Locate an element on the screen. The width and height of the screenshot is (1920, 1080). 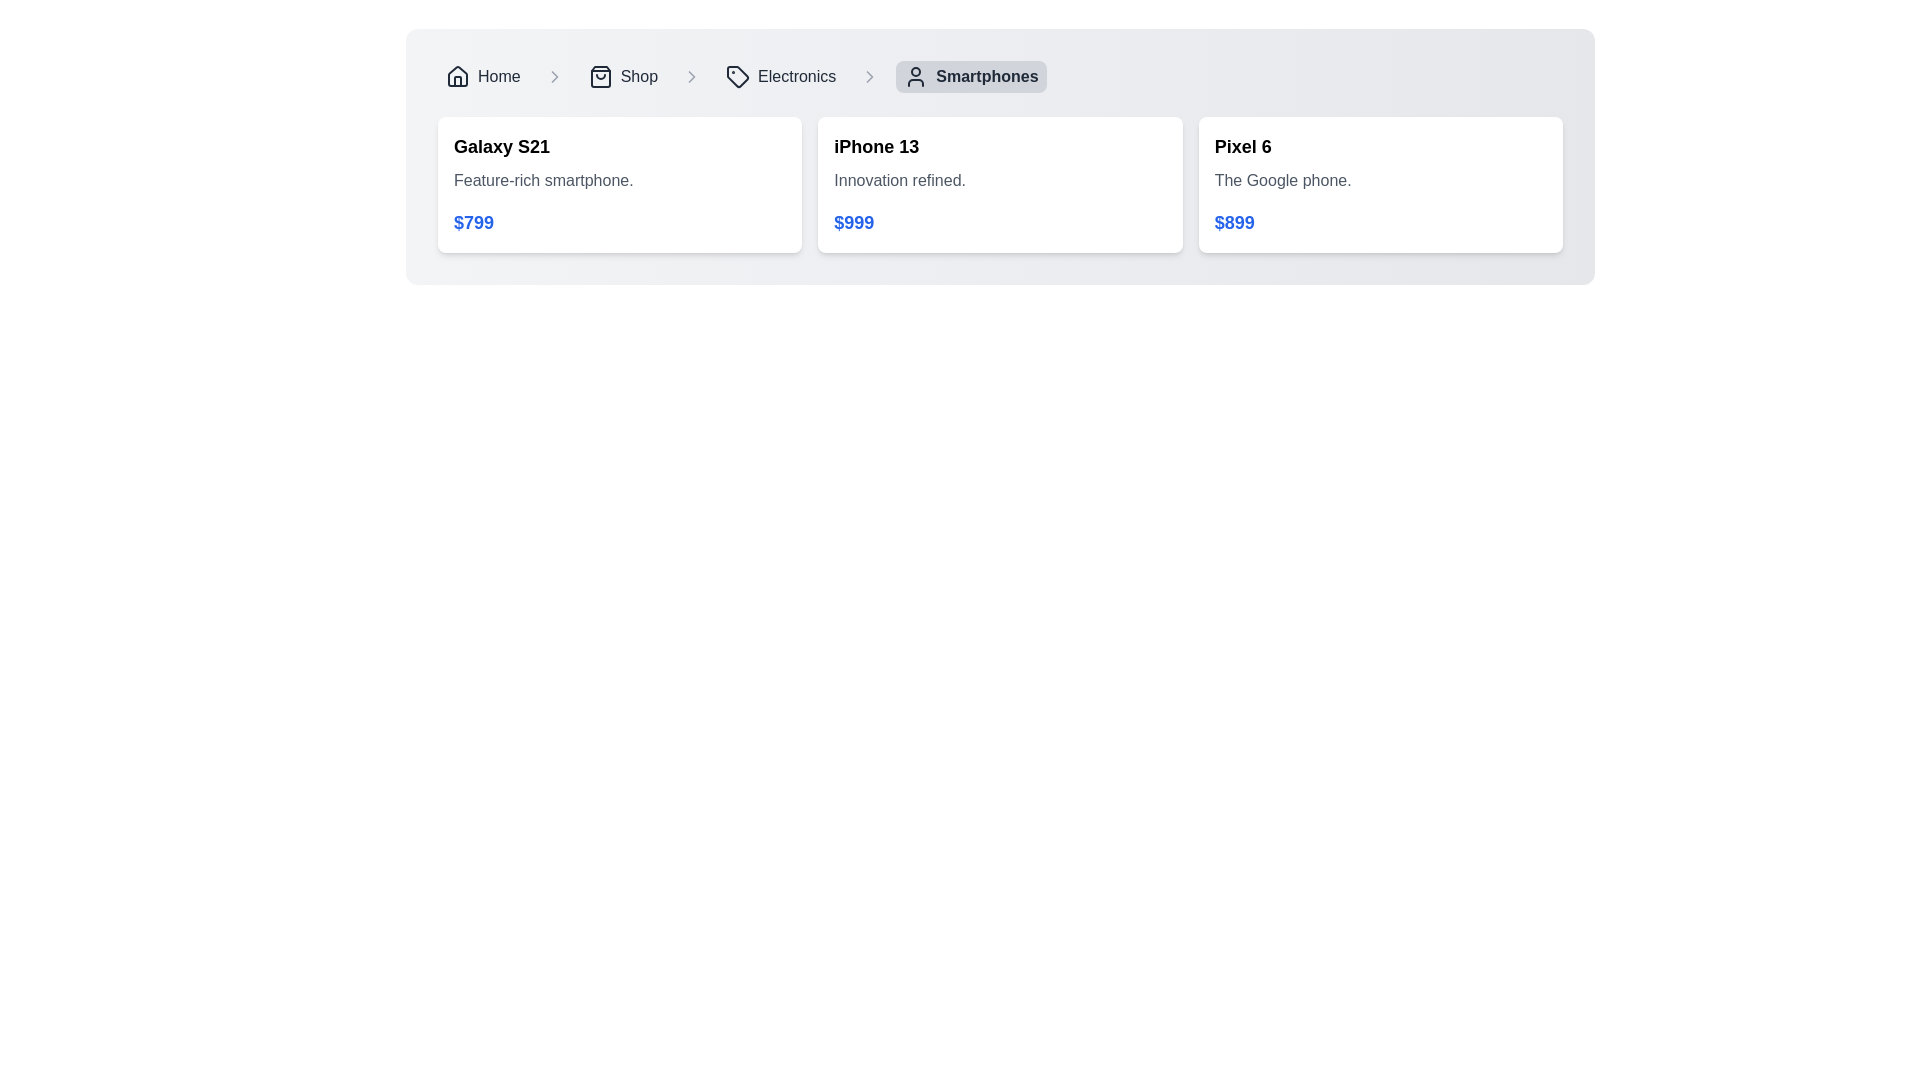
the informational text label providing additional details about the product 'Pixel 6', which is located centrally below the title and above the price label is located at coordinates (1283, 181).